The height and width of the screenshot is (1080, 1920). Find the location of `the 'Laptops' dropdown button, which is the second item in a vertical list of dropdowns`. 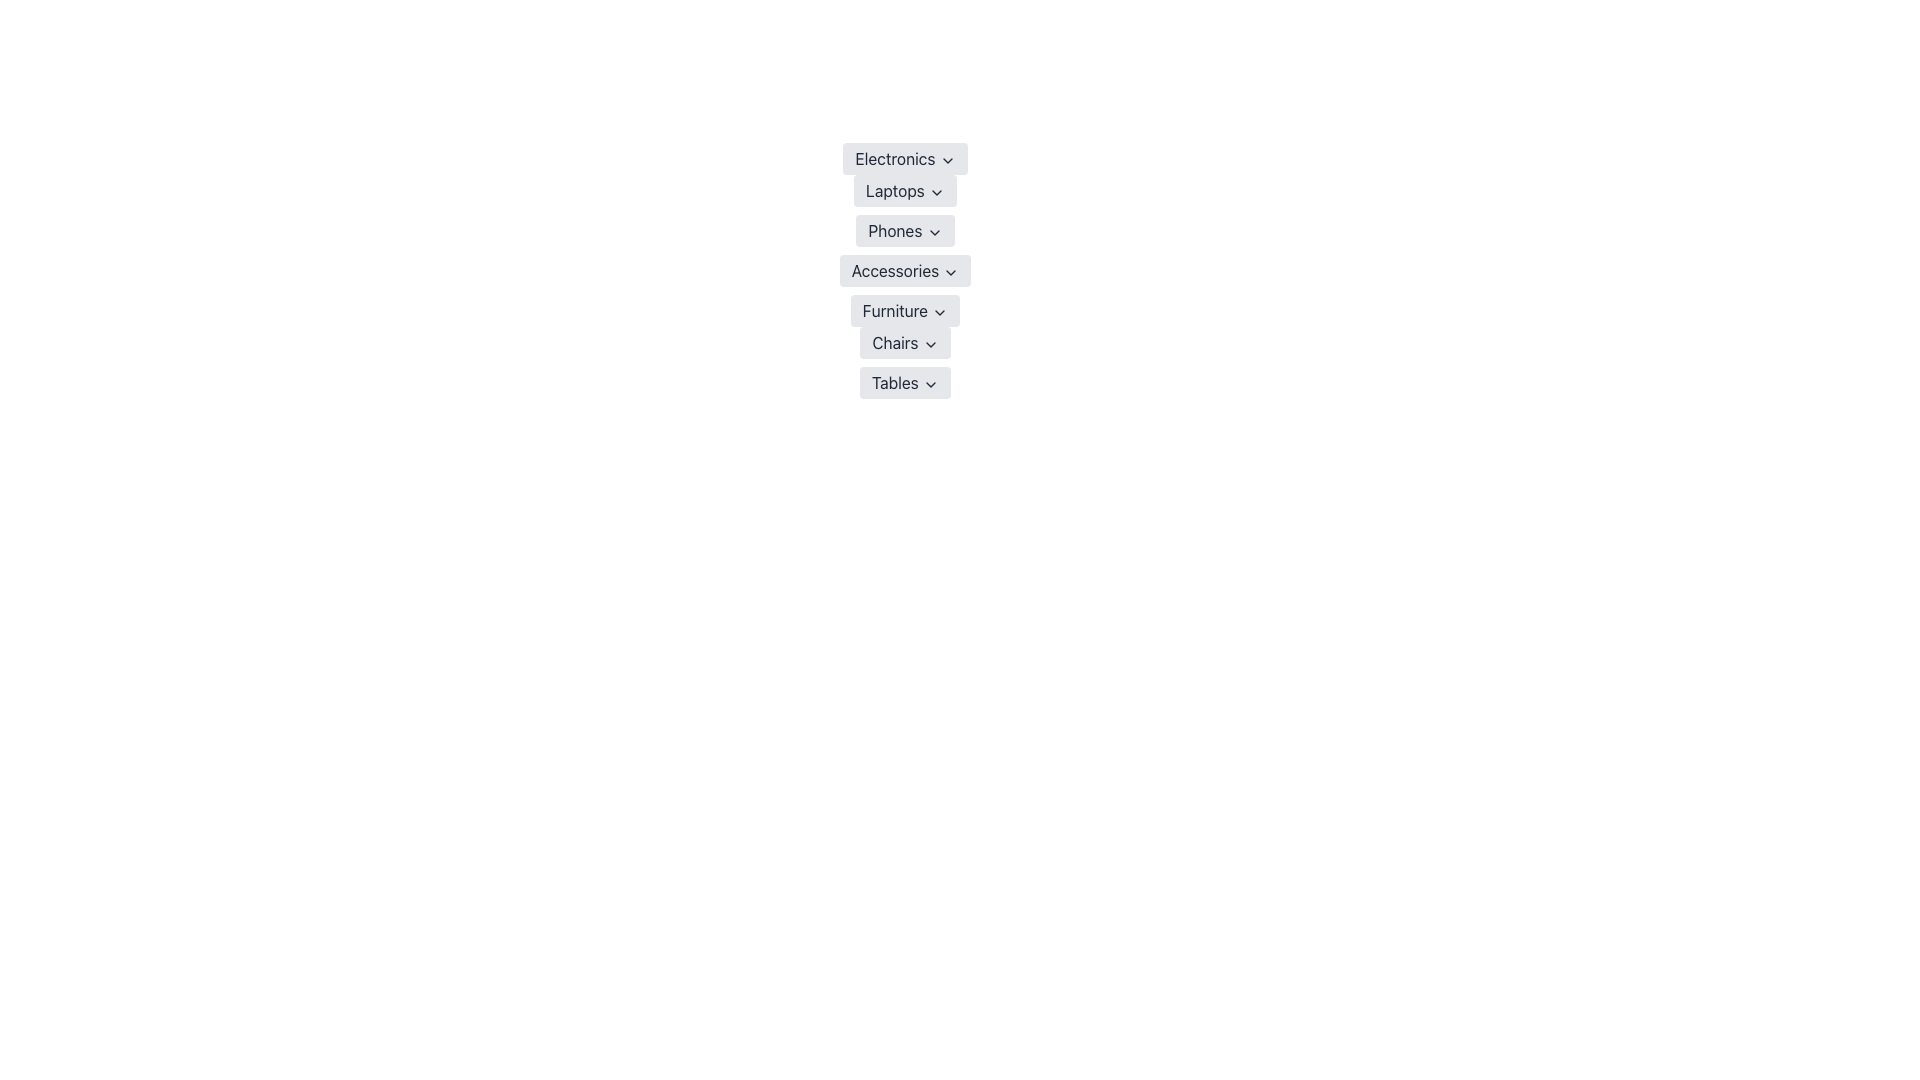

the 'Laptops' dropdown button, which is the second item in a vertical list of dropdowns is located at coordinates (904, 191).